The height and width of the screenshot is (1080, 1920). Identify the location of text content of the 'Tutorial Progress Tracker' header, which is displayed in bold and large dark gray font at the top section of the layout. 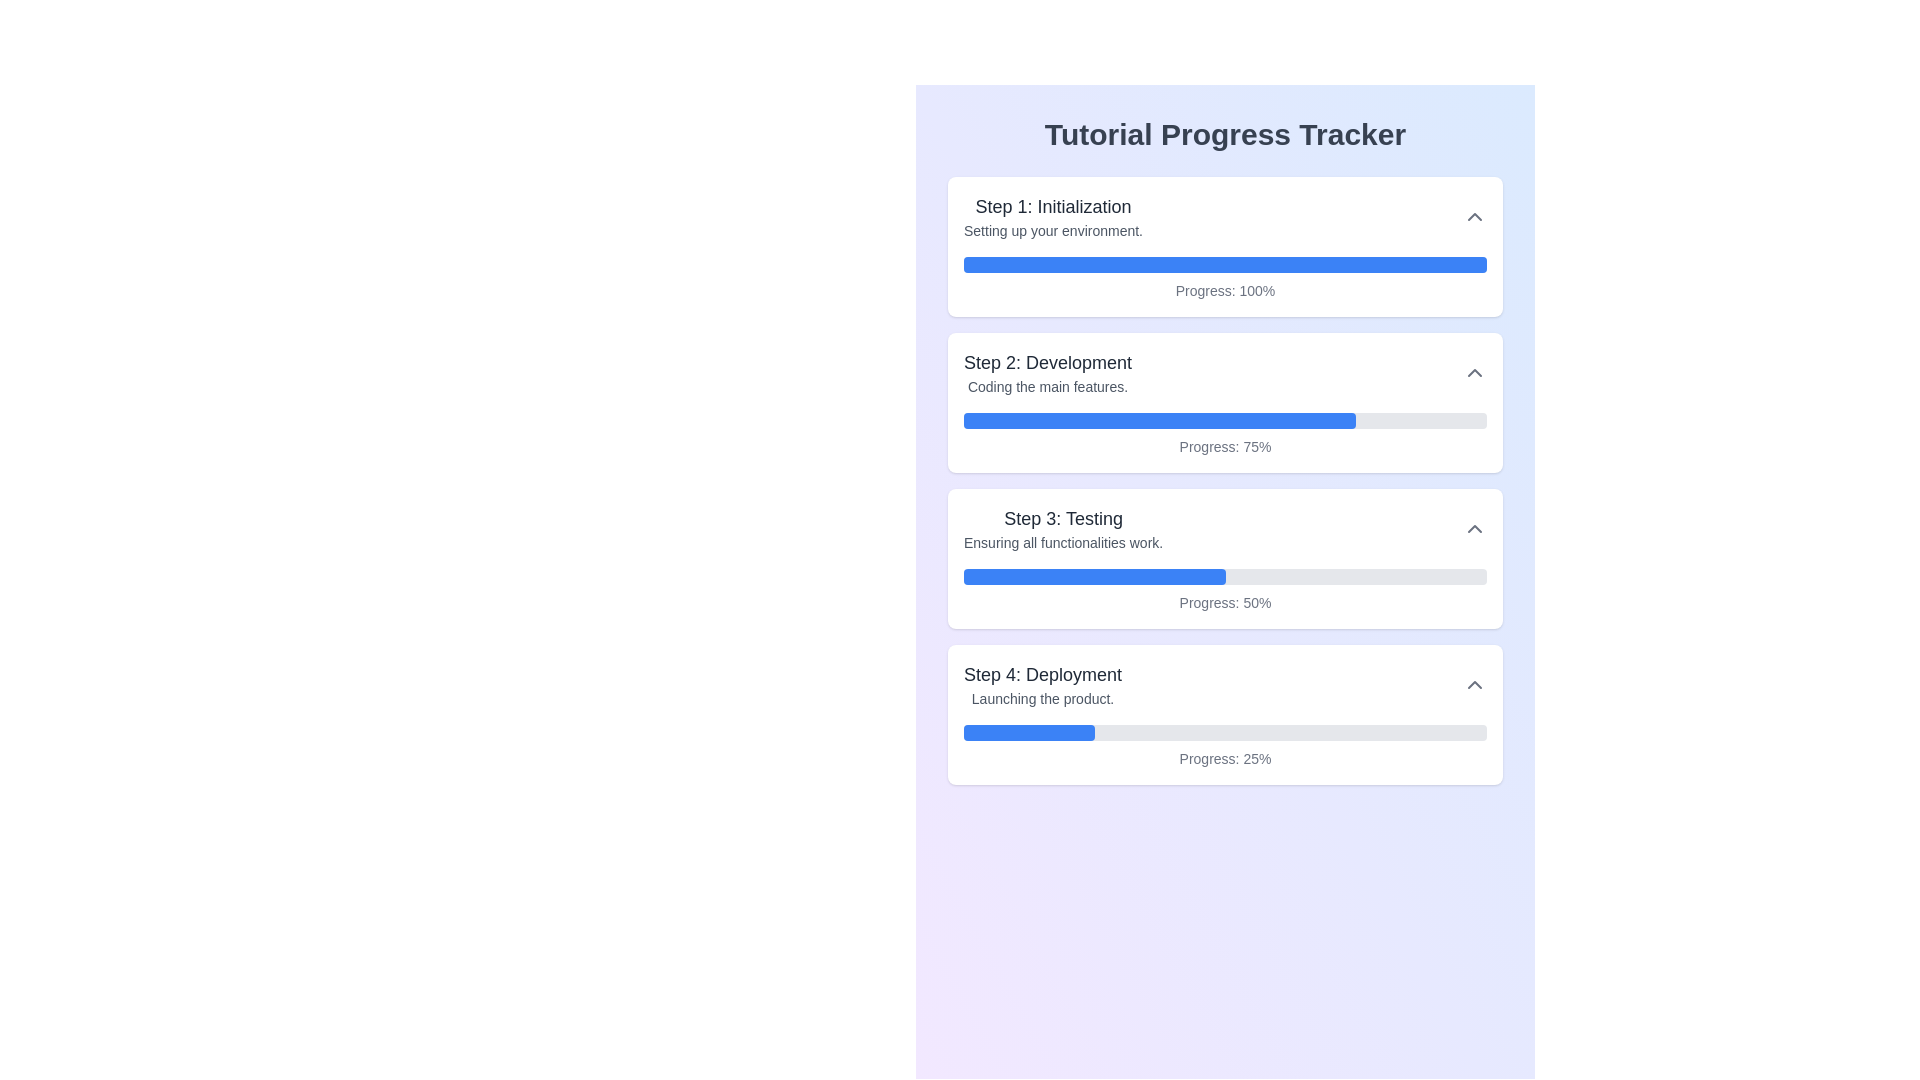
(1224, 135).